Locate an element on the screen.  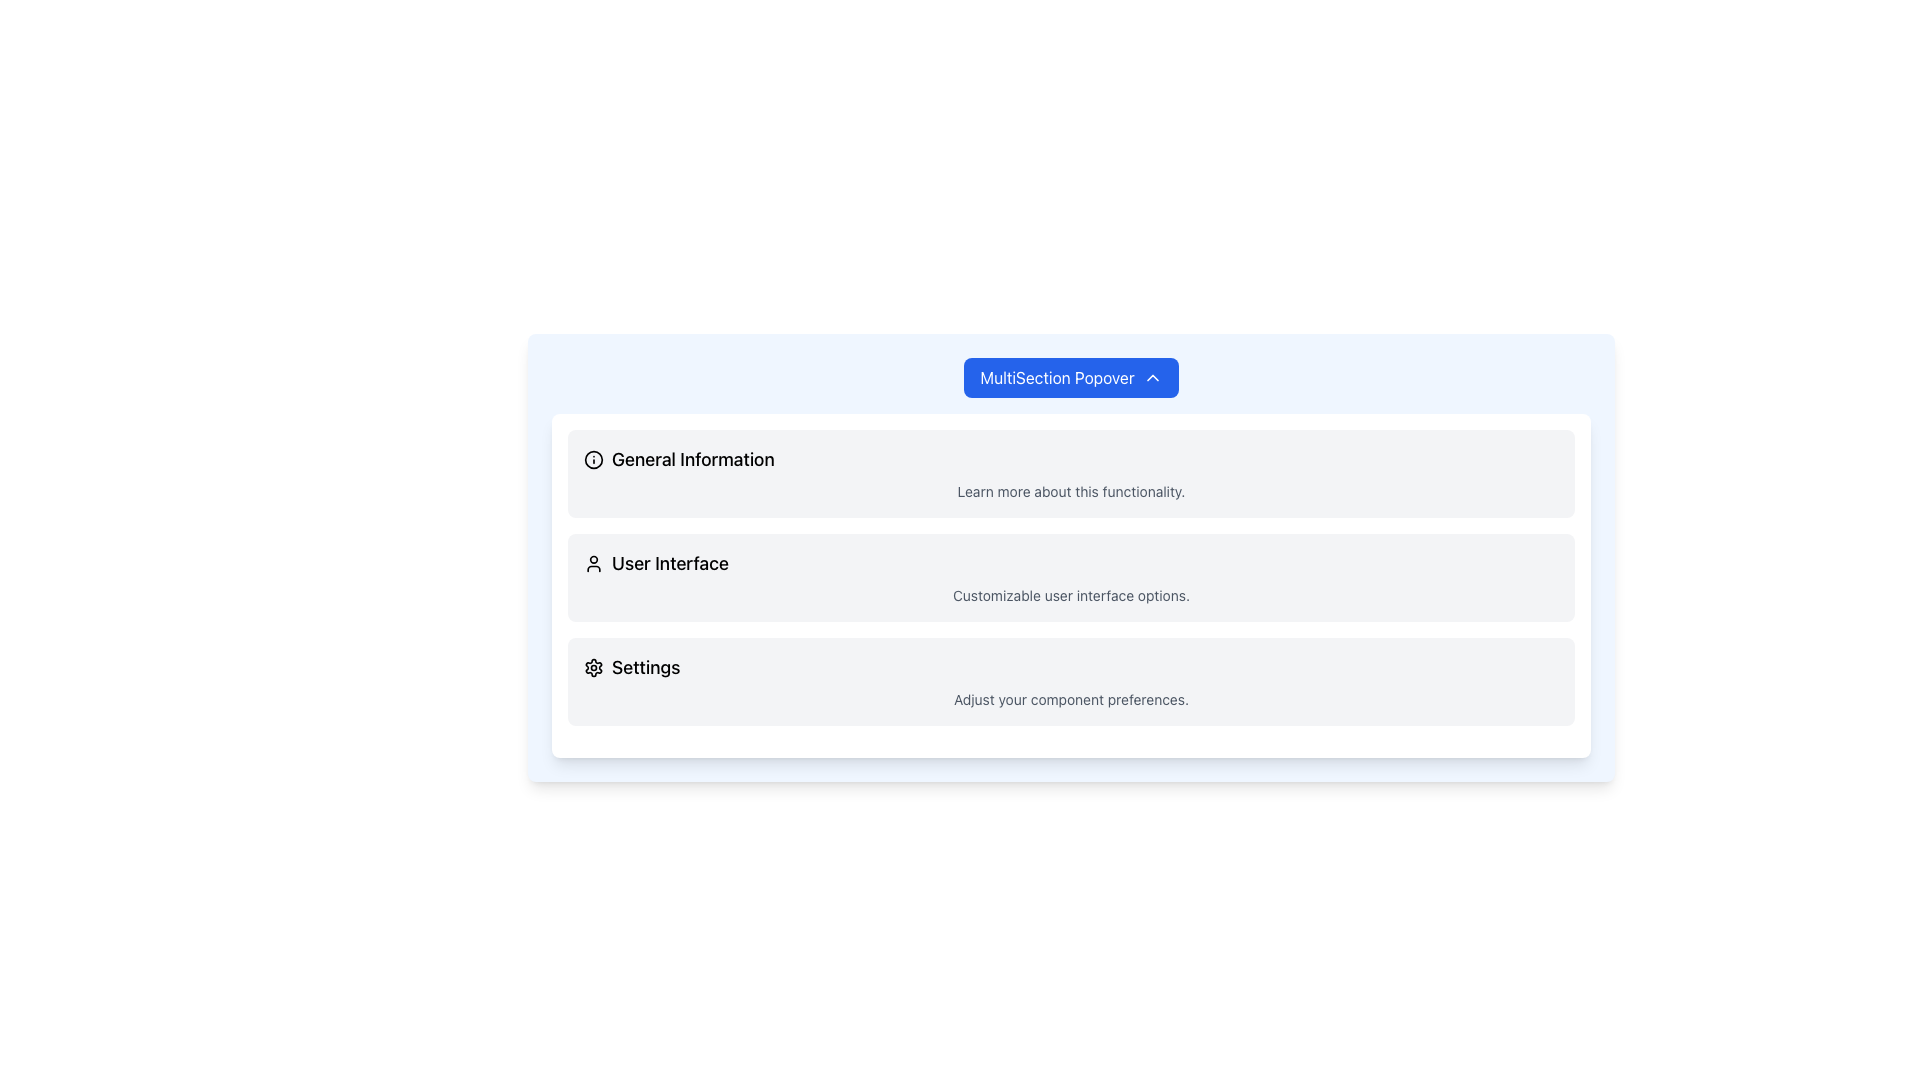
the static text label that says 'Adjust your component preferences.' located below the 'Settings' title in the 'Settings' section card is located at coordinates (1070, 698).